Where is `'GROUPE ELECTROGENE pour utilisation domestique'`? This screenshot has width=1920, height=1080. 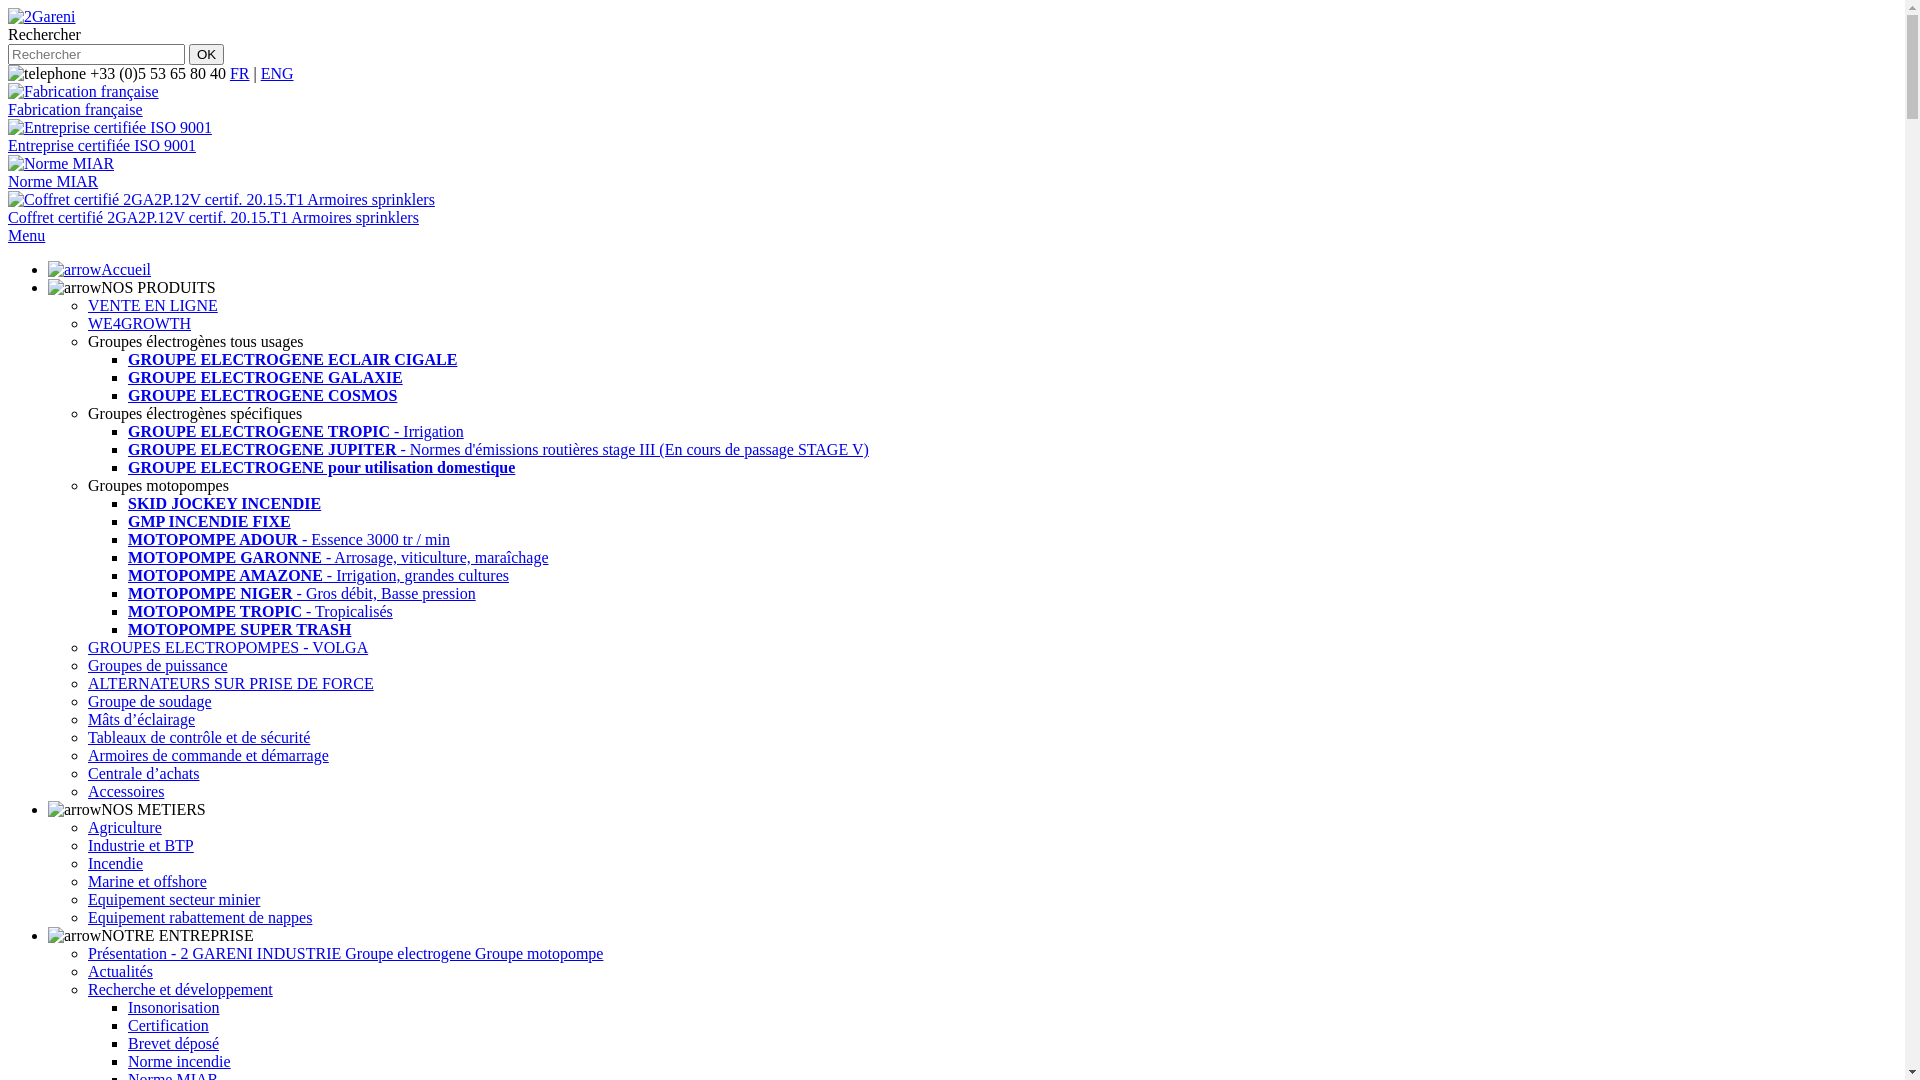 'GROUPE ELECTROGENE pour utilisation domestique' is located at coordinates (321, 467).